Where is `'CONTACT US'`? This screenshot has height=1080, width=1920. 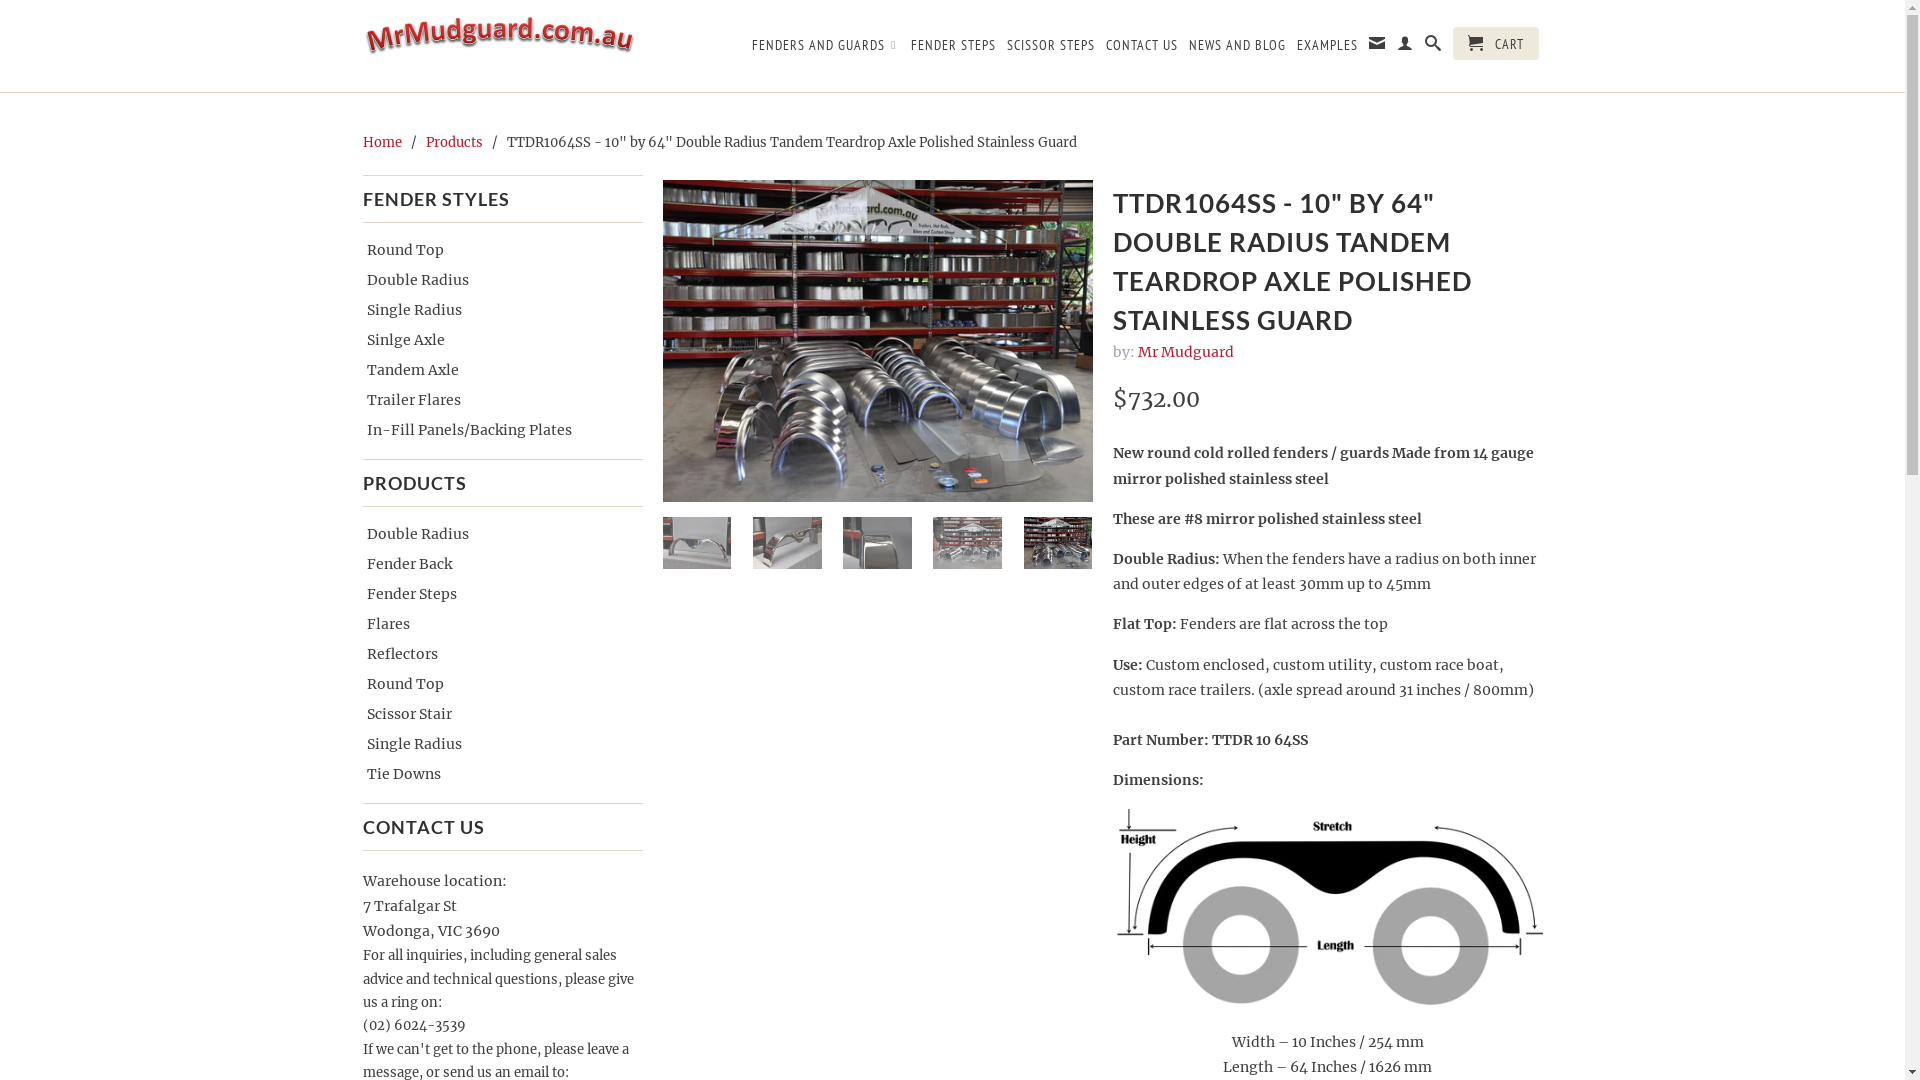 'CONTACT US' is located at coordinates (1142, 48).